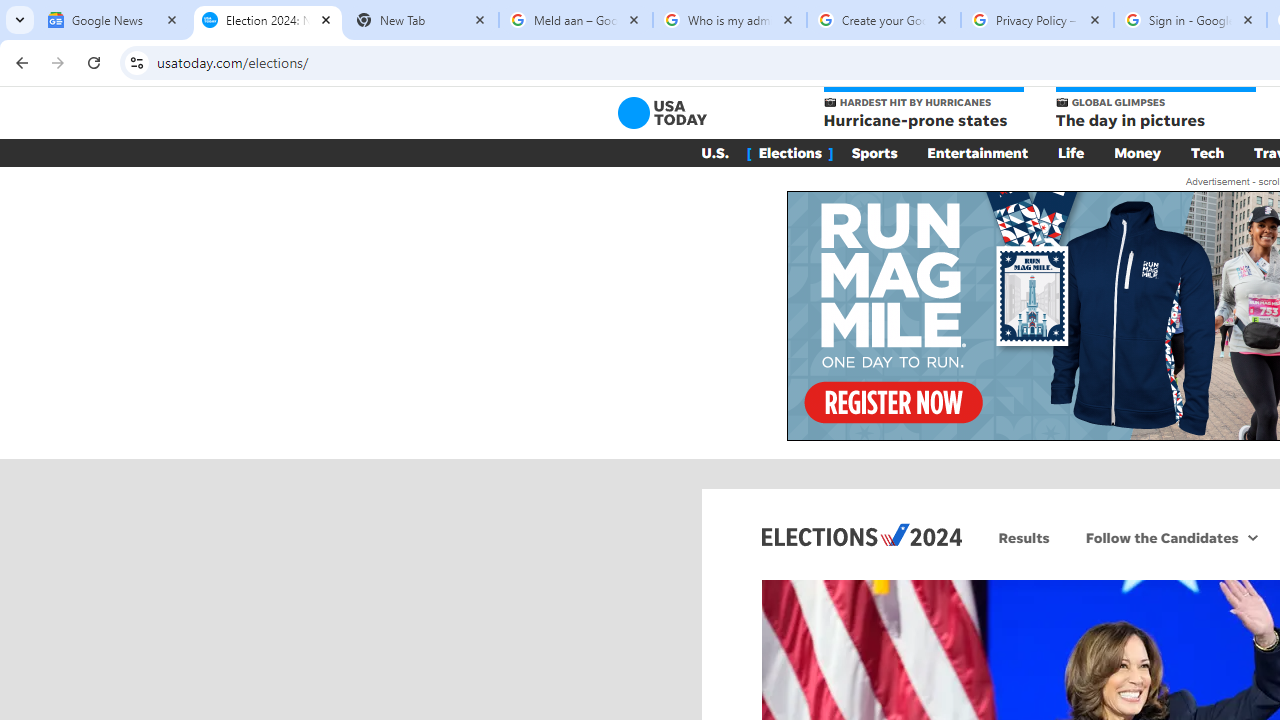 Image resolution: width=1280 pixels, height=720 pixels. I want to click on 'More Follow the Candidates navigation', so click(1251, 536).